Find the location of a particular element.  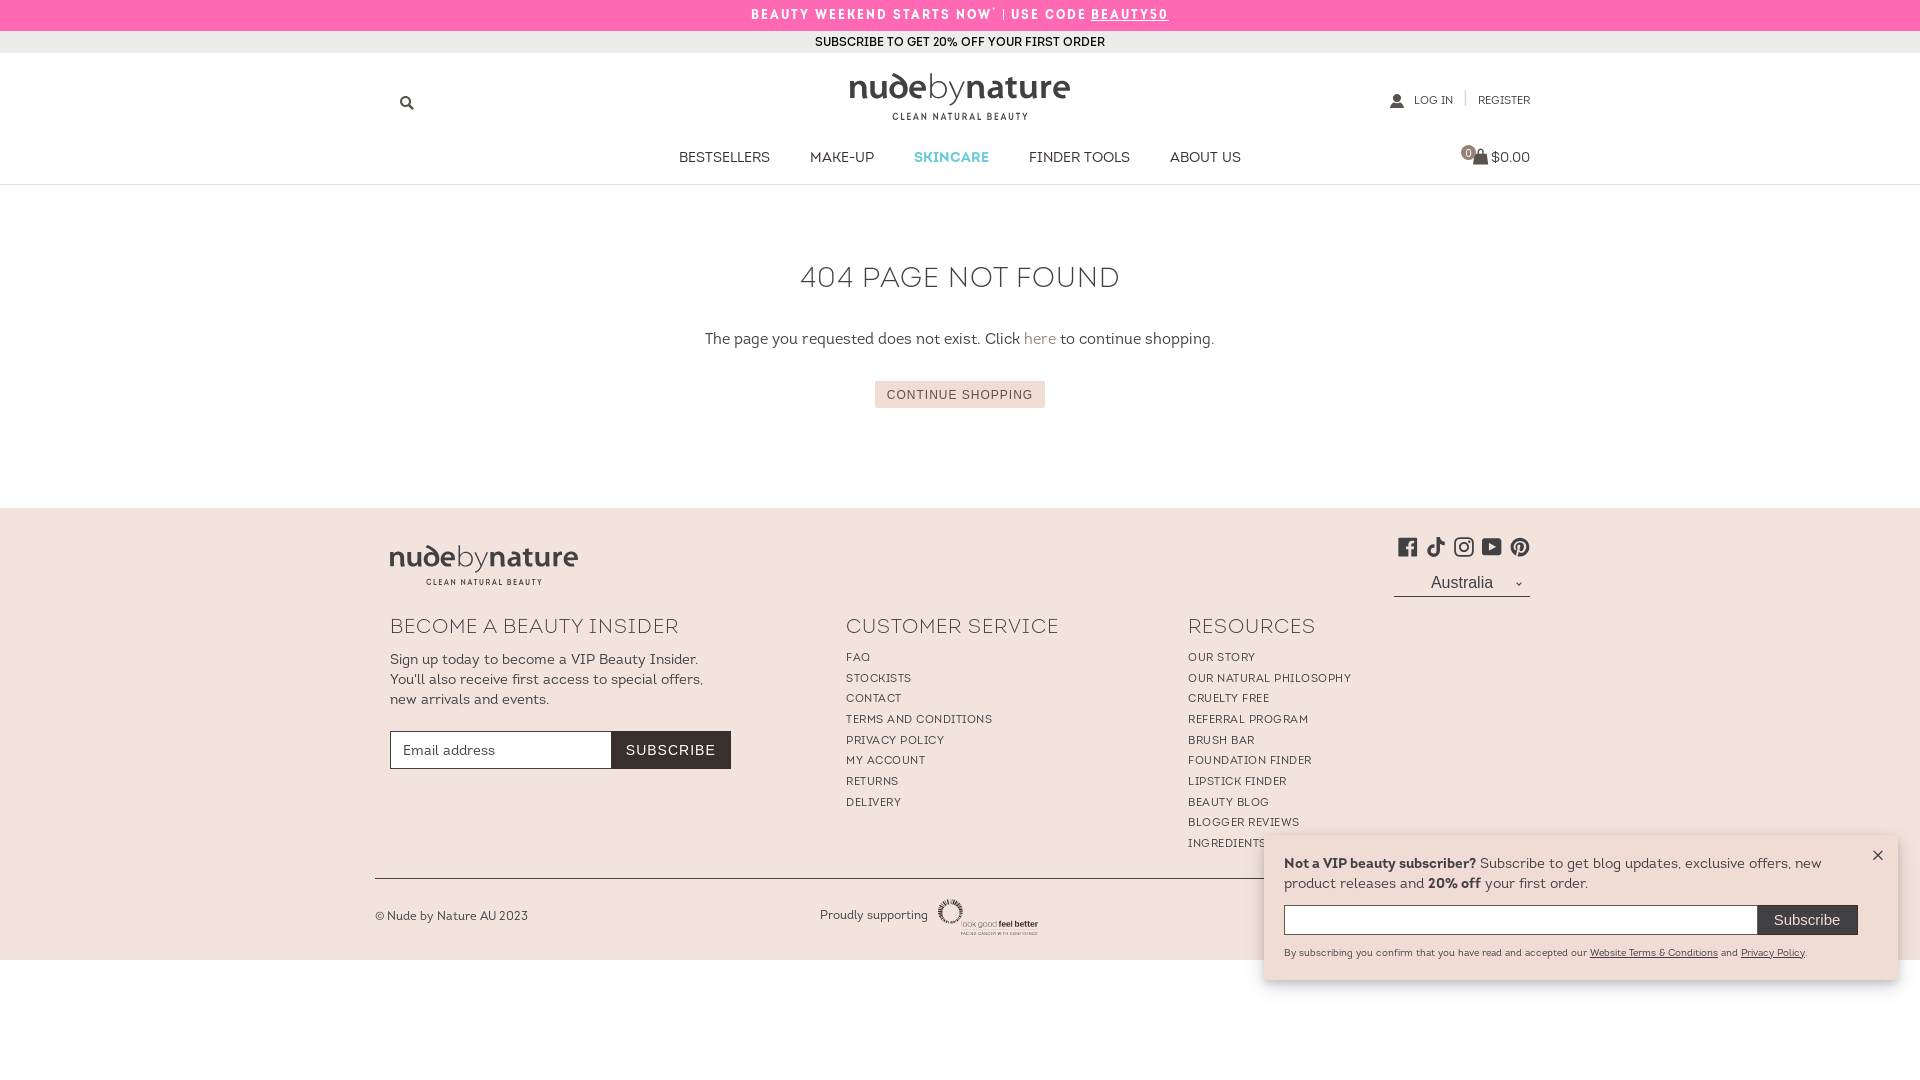

'INGREDIENTS GLOSSARY' is located at coordinates (1260, 844).